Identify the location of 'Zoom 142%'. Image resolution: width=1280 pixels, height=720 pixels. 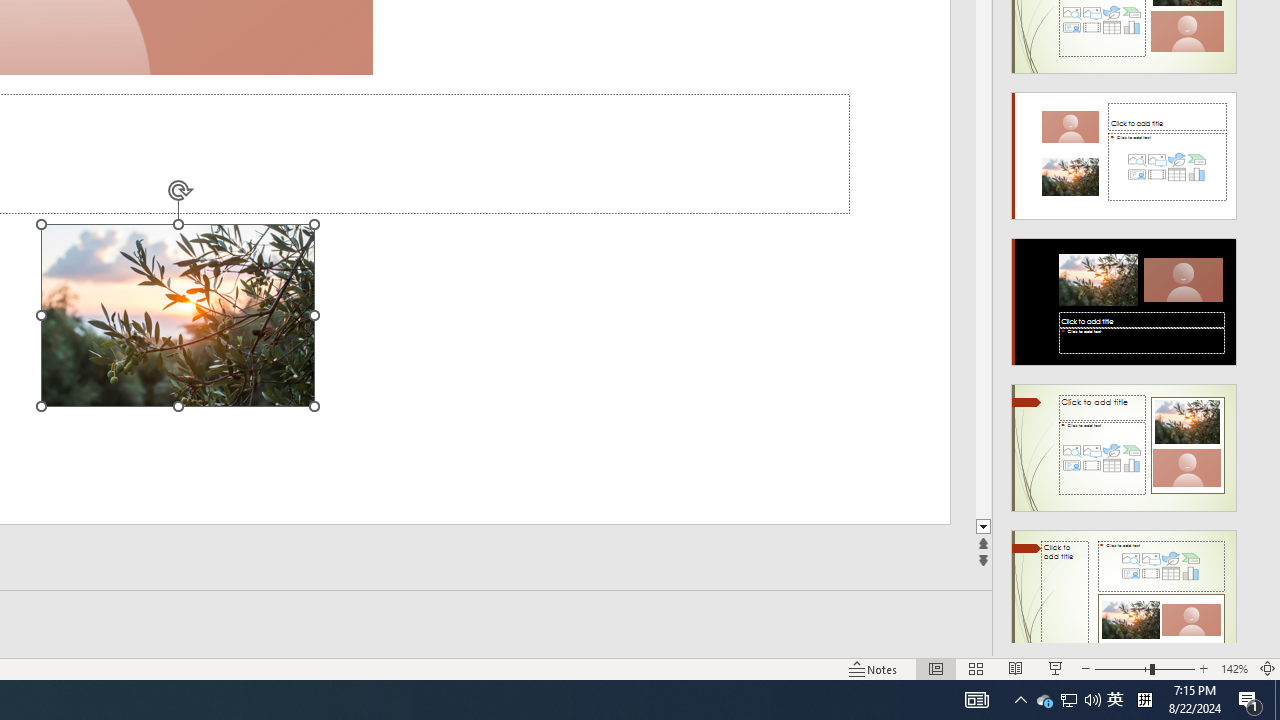
(1233, 669).